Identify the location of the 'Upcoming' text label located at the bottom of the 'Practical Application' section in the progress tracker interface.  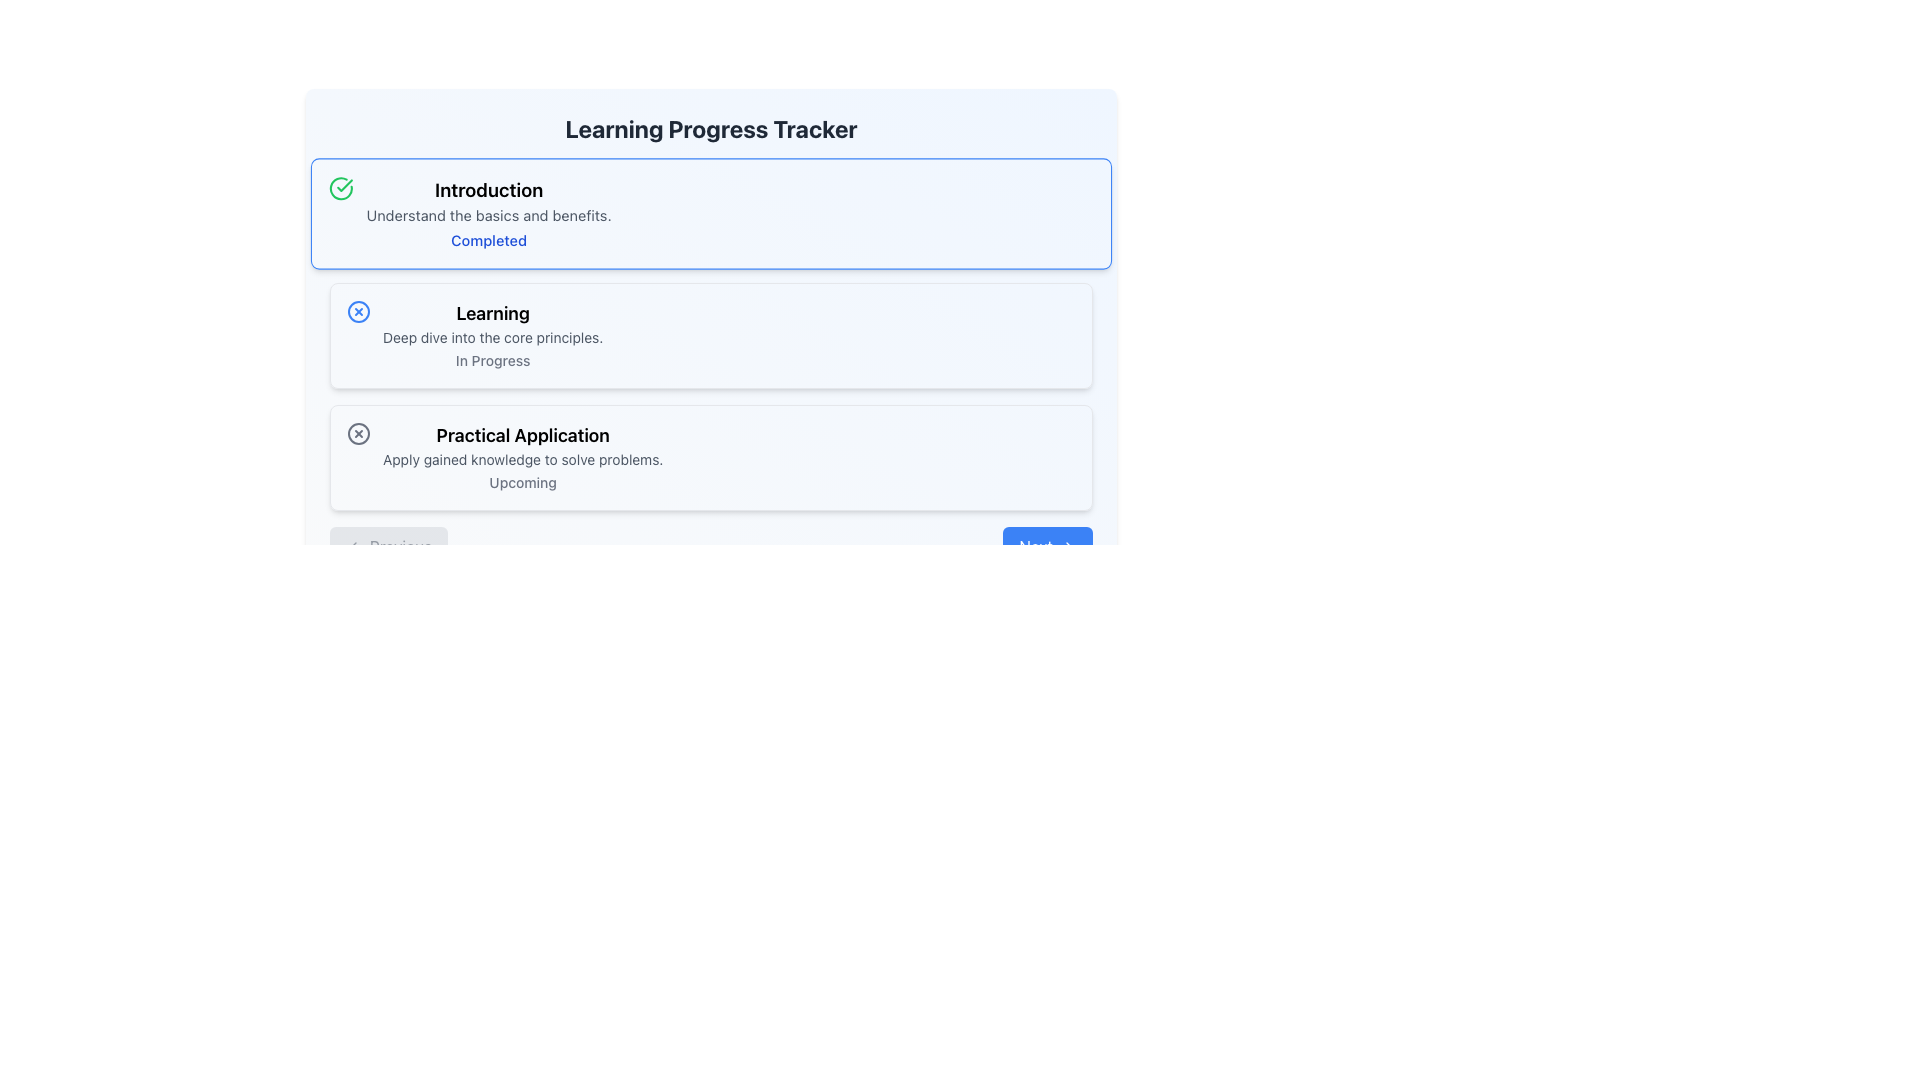
(523, 482).